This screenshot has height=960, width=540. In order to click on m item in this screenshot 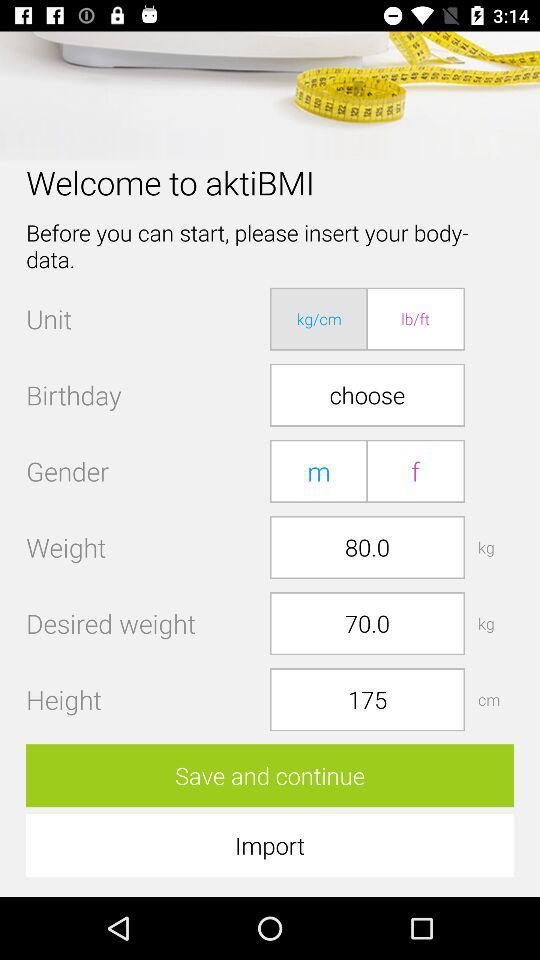, I will do `click(319, 471)`.